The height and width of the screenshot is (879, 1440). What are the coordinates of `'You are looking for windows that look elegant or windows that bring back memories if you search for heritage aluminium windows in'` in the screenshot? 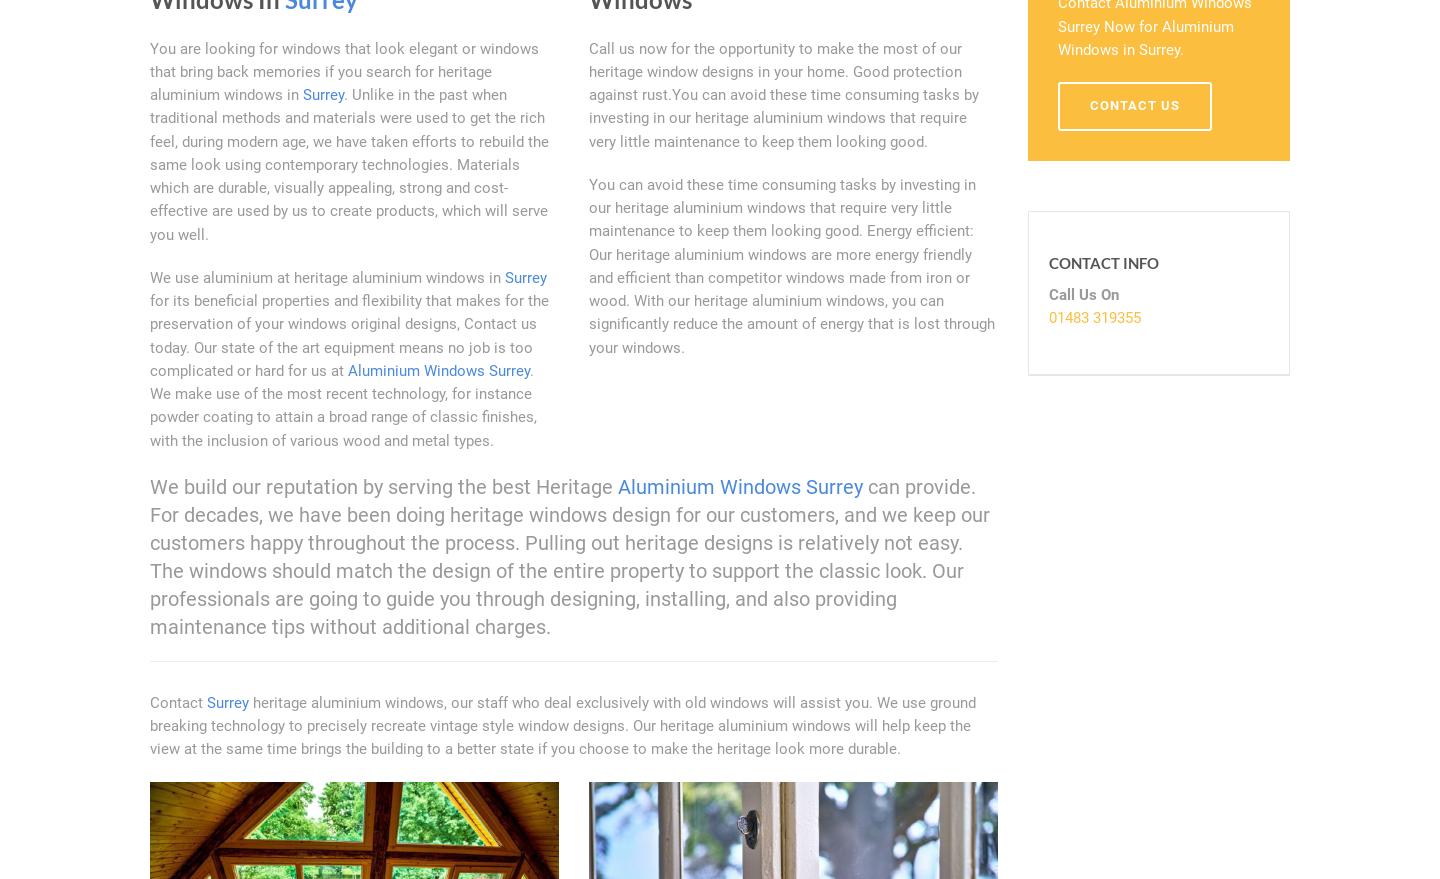 It's located at (344, 71).